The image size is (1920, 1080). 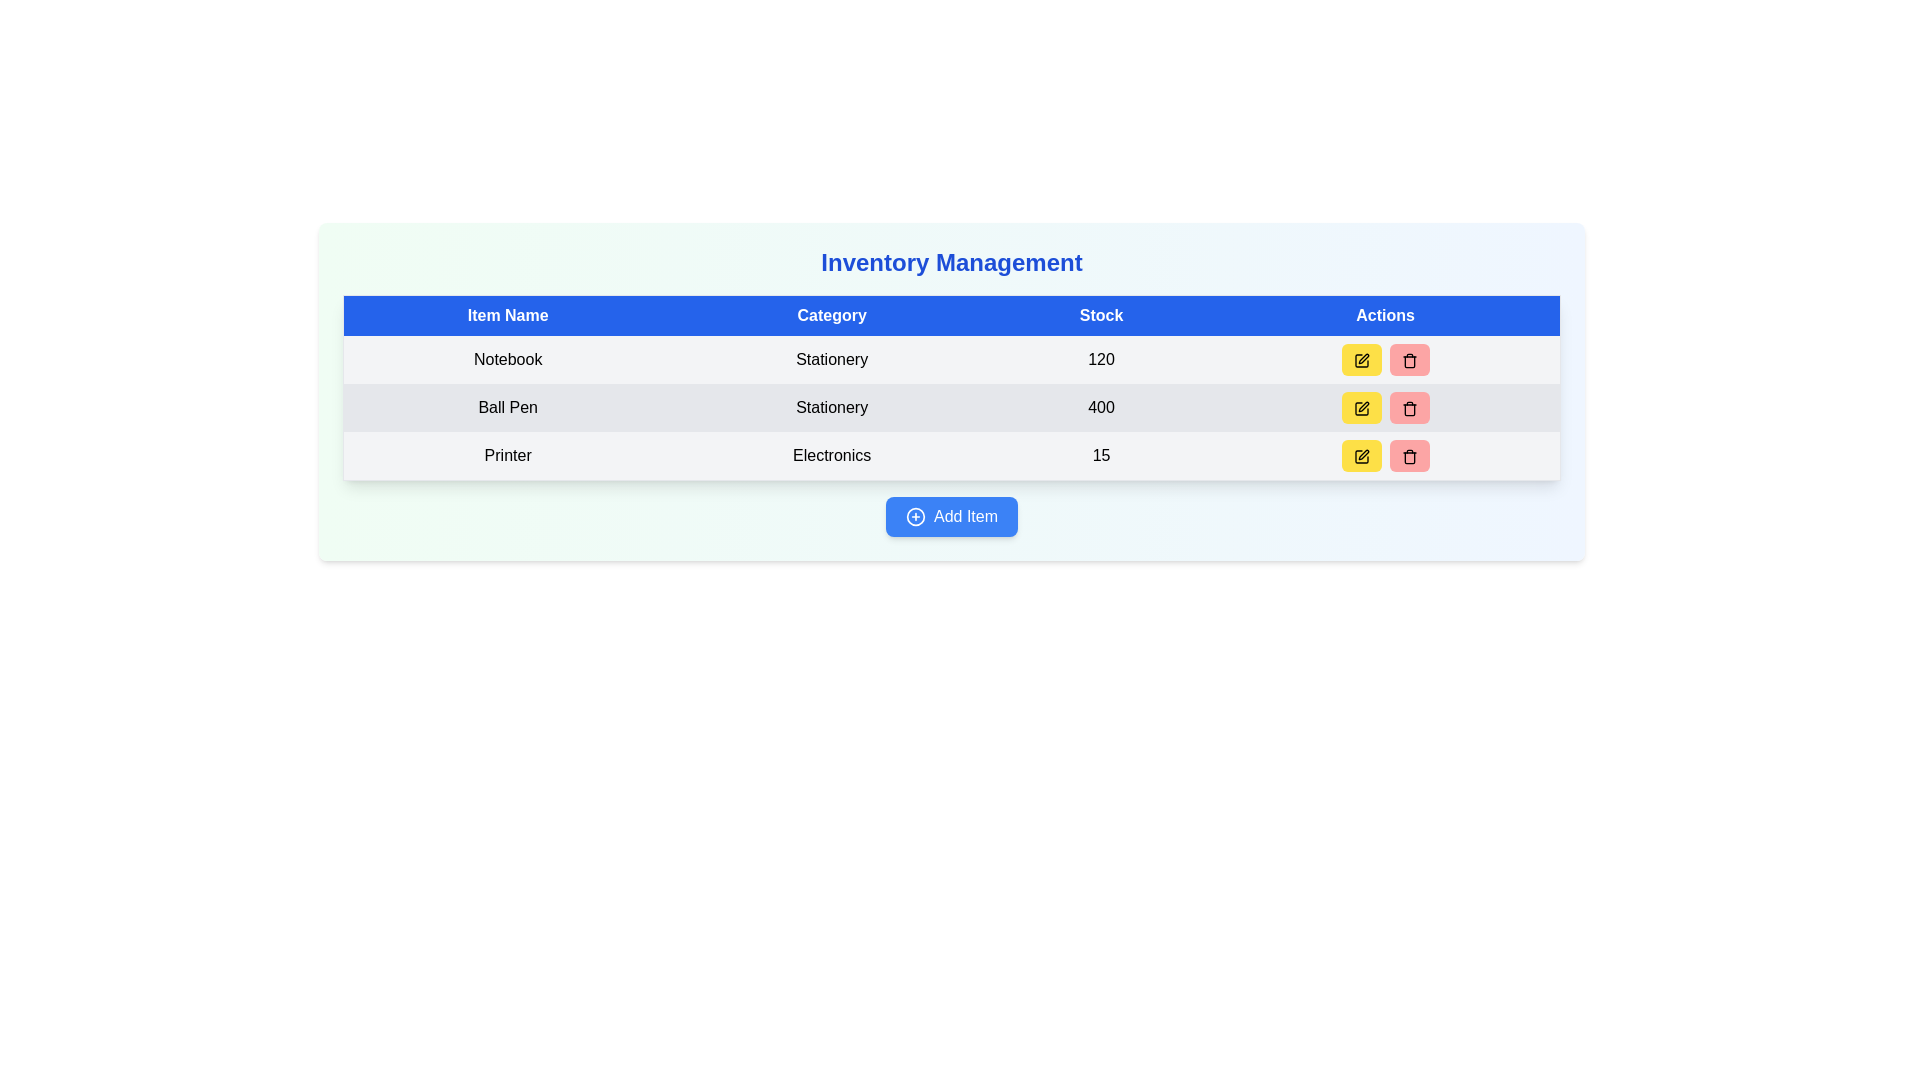 I want to click on the Decorative SVG circle element representing a plus-in-a-circle icon, which is located at the center of the 'Add Item' button below the table, so click(x=915, y=515).